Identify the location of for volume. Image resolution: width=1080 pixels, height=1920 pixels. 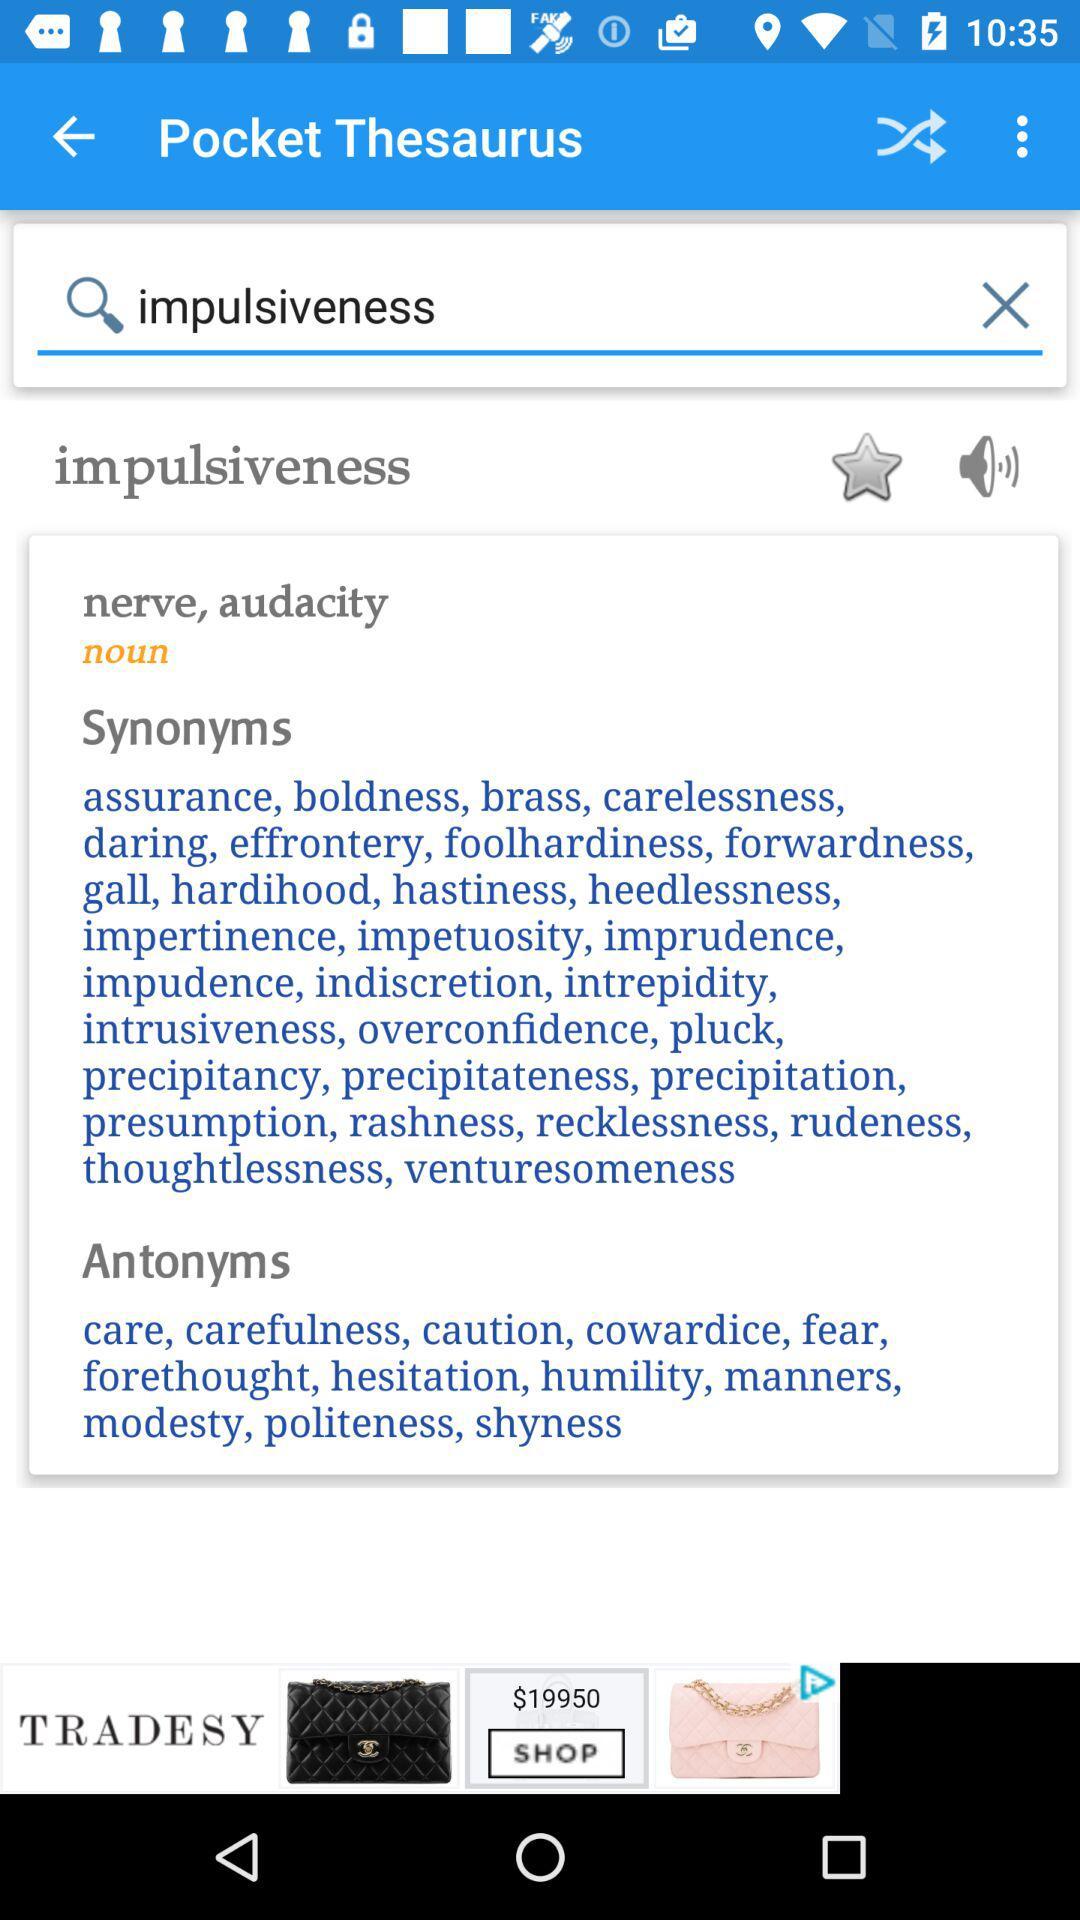
(981, 465).